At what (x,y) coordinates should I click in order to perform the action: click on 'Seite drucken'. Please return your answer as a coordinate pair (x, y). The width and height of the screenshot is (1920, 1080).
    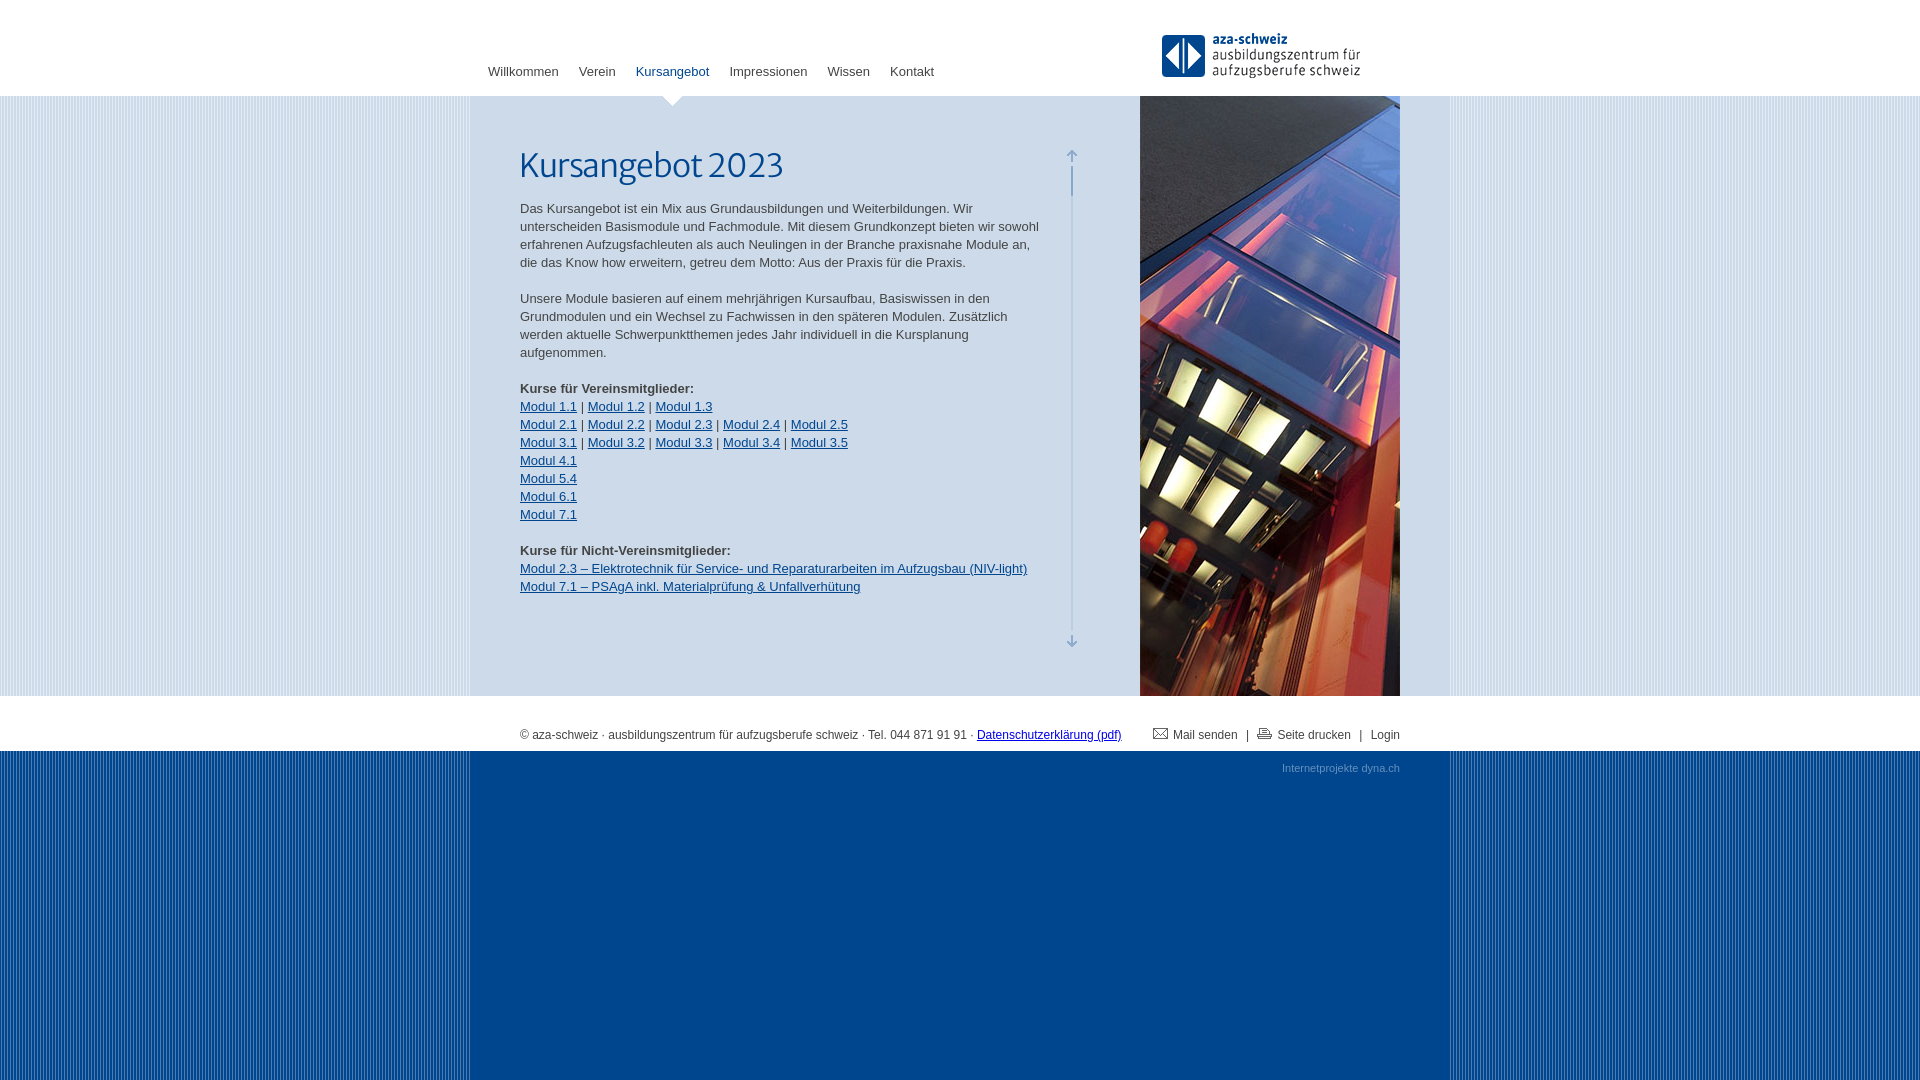
    Looking at the image, I should click on (1303, 735).